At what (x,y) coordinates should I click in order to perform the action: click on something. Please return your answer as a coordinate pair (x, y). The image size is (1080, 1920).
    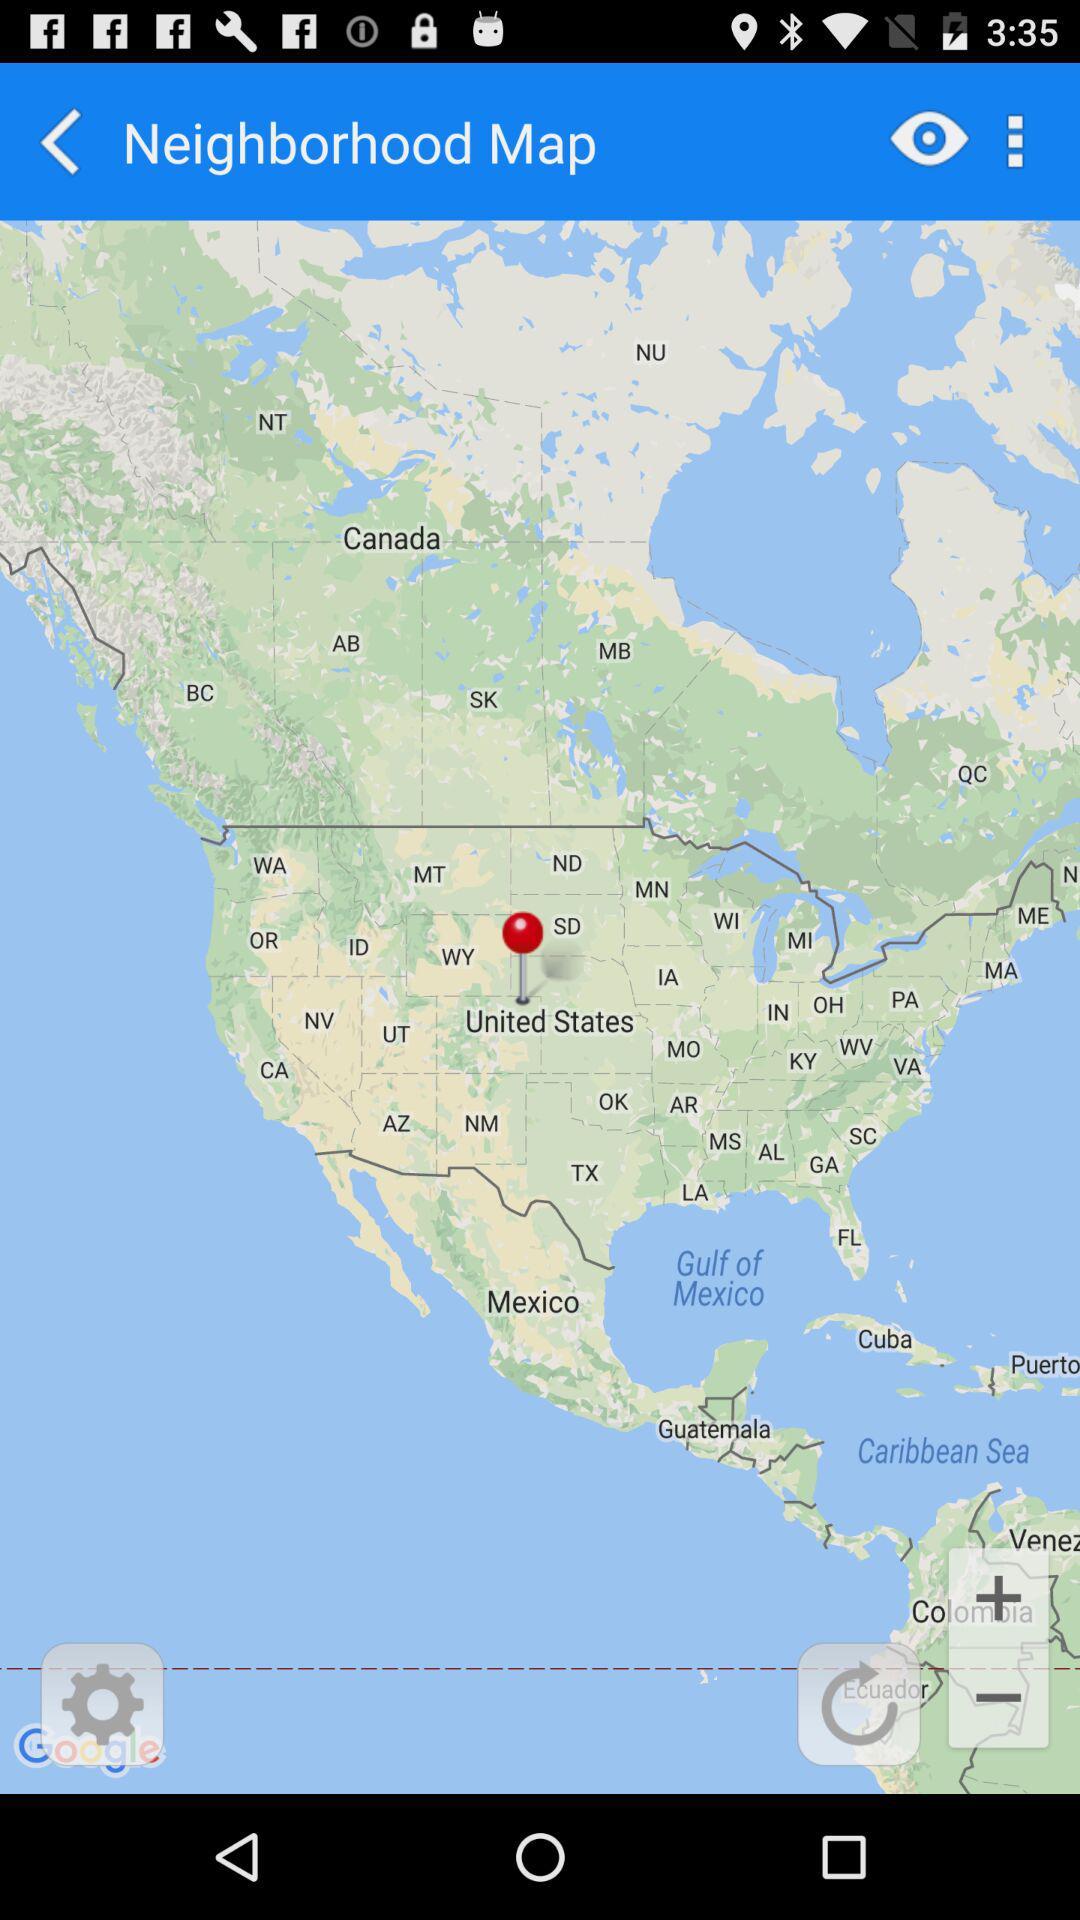
    Looking at the image, I should click on (858, 1703).